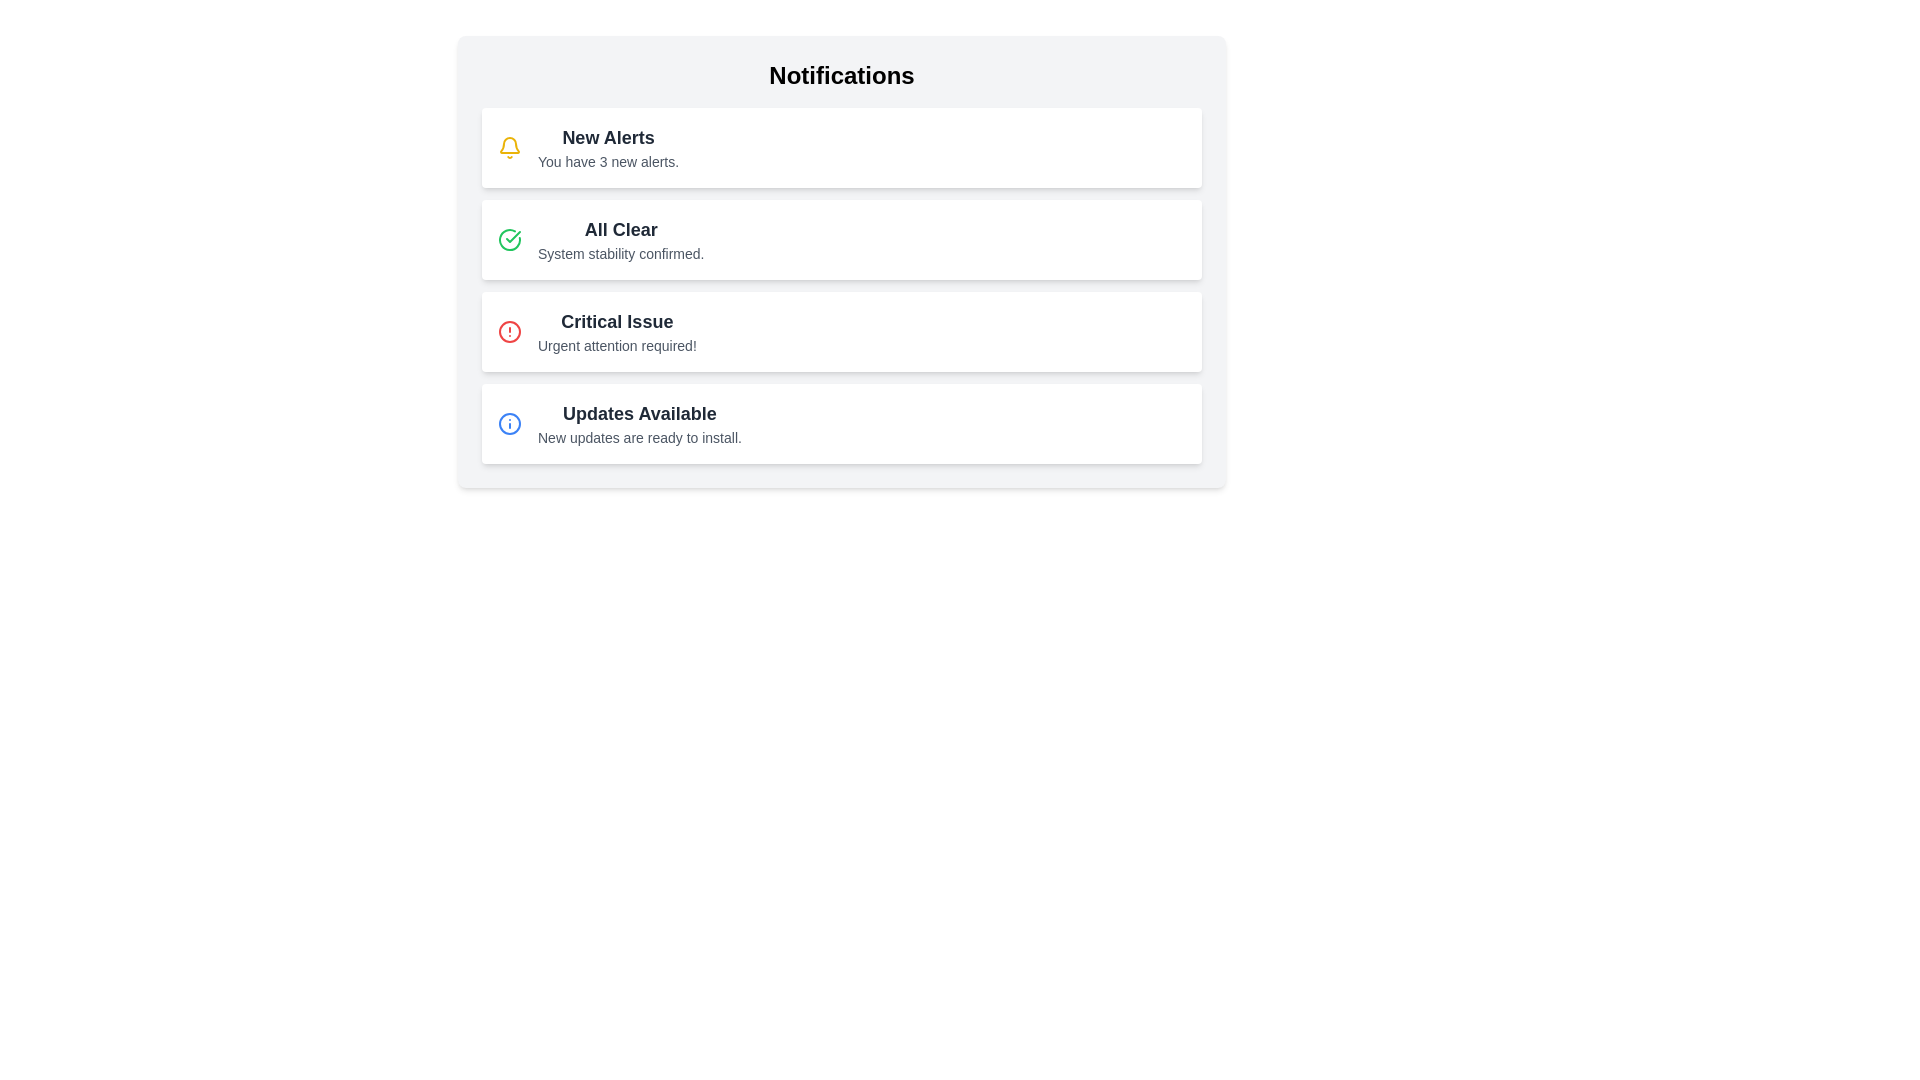  Describe the element at coordinates (607, 146) in the screenshot. I see `the 'New Alerts' notification element that displays the title in bold and a secondary line of text indicating the number of new alerts` at that location.